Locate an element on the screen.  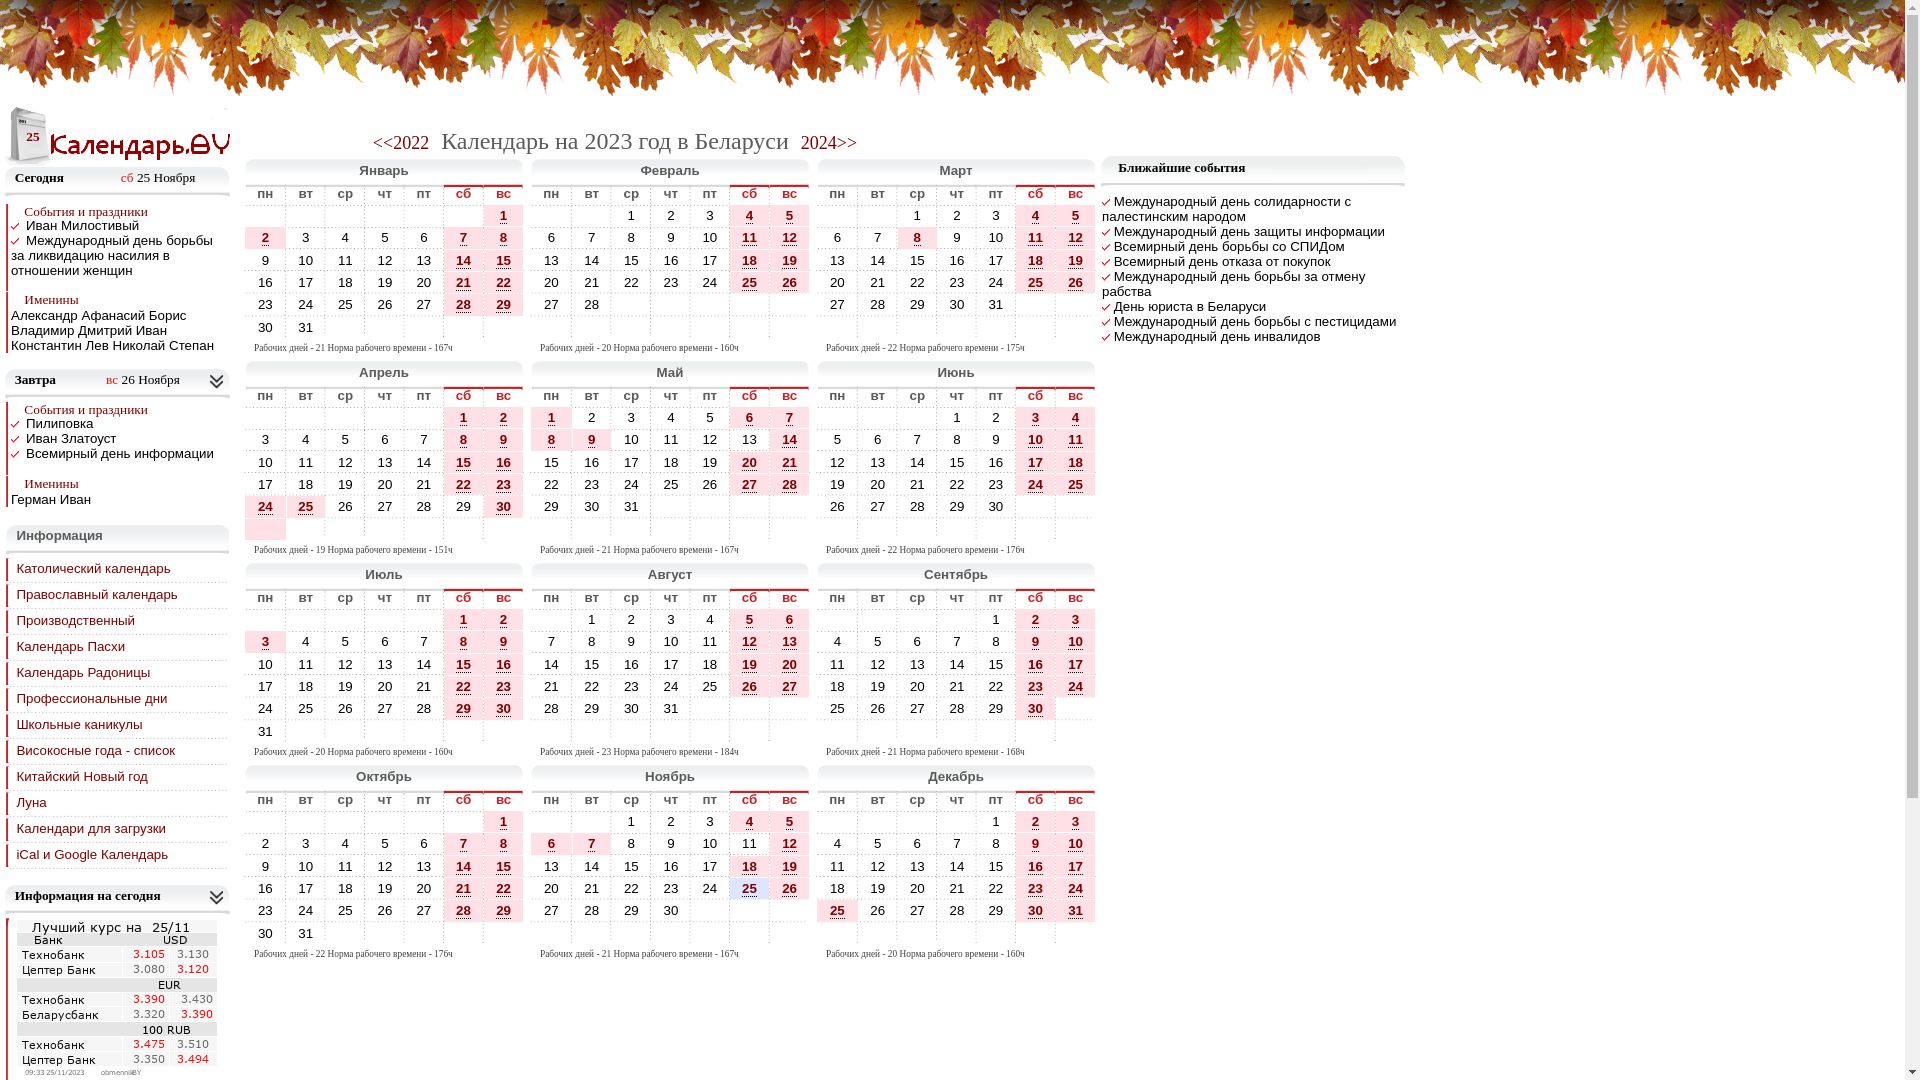
'23' is located at coordinates (1035, 887).